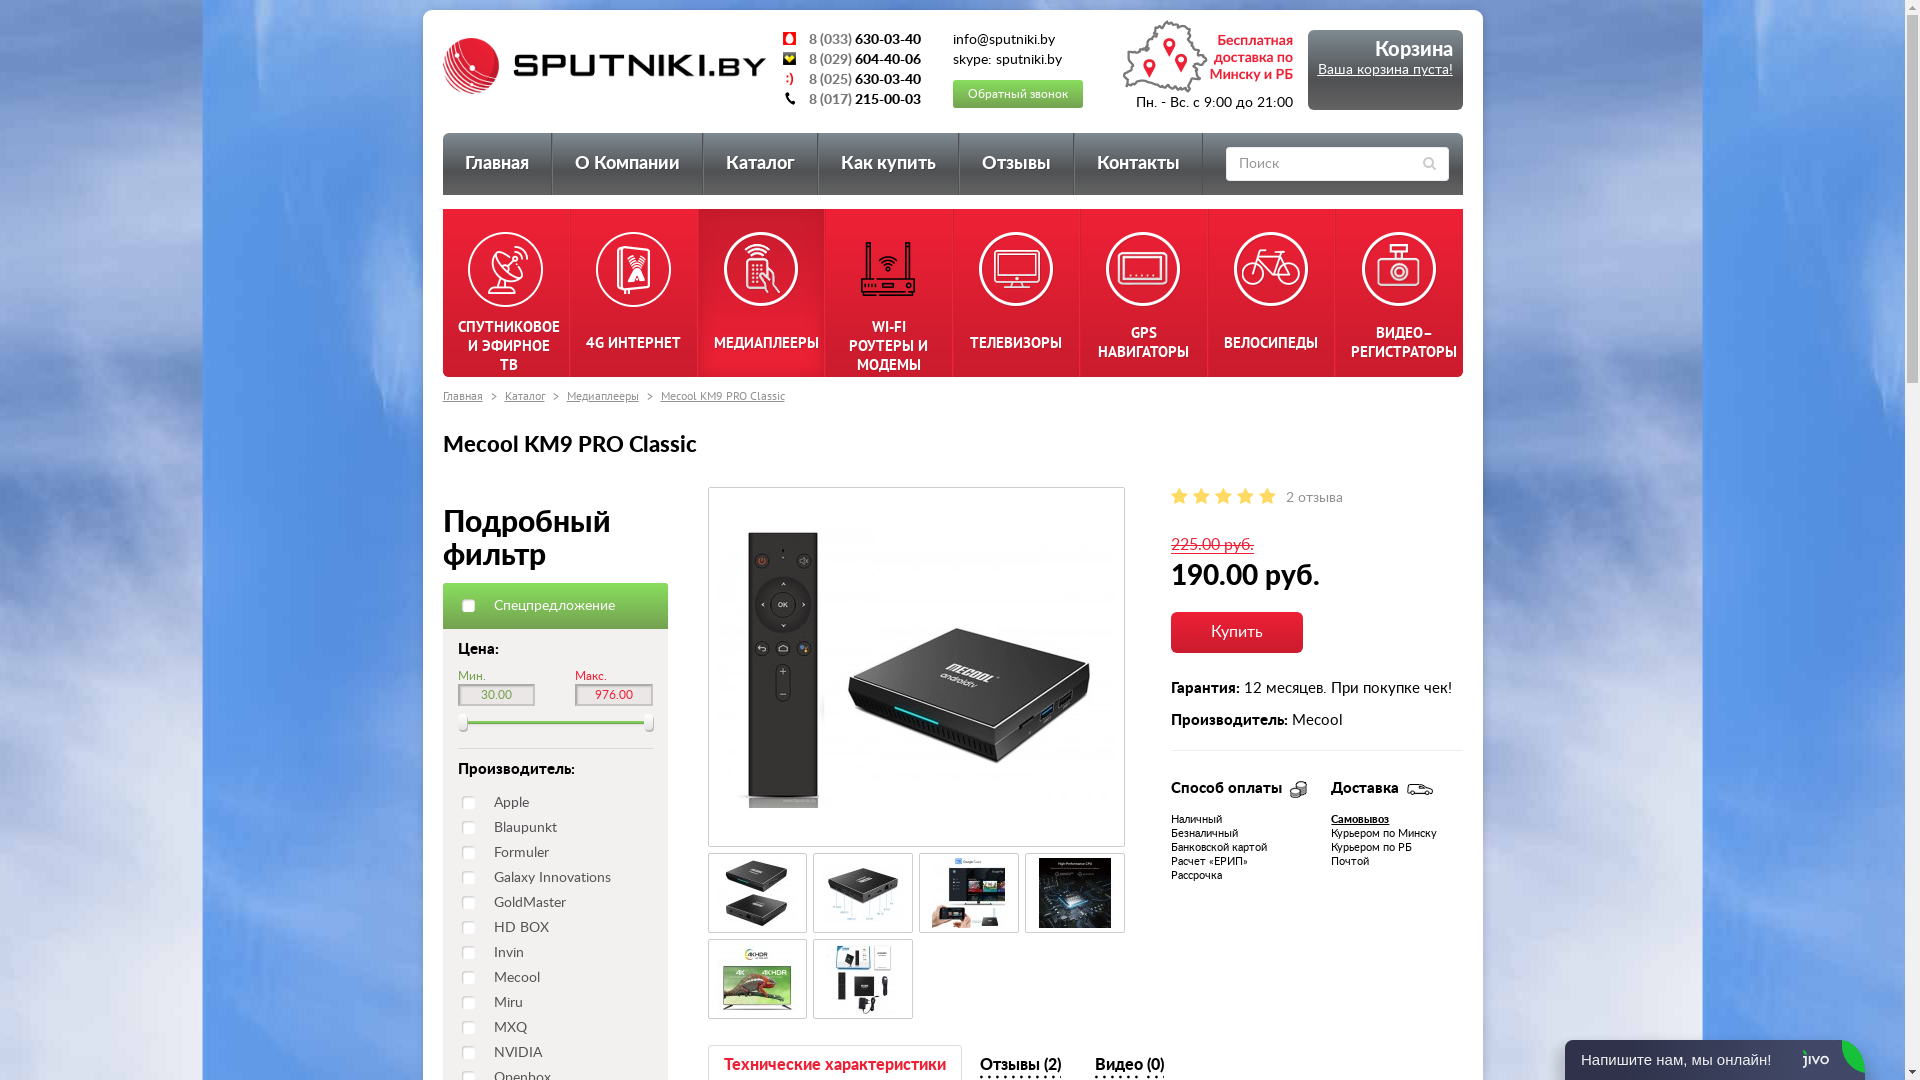 This screenshot has height=1080, width=1920. Describe the element at coordinates (756, 978) in the screenshot. I see `'Mecool KM9 PRO Classic'` at that location.